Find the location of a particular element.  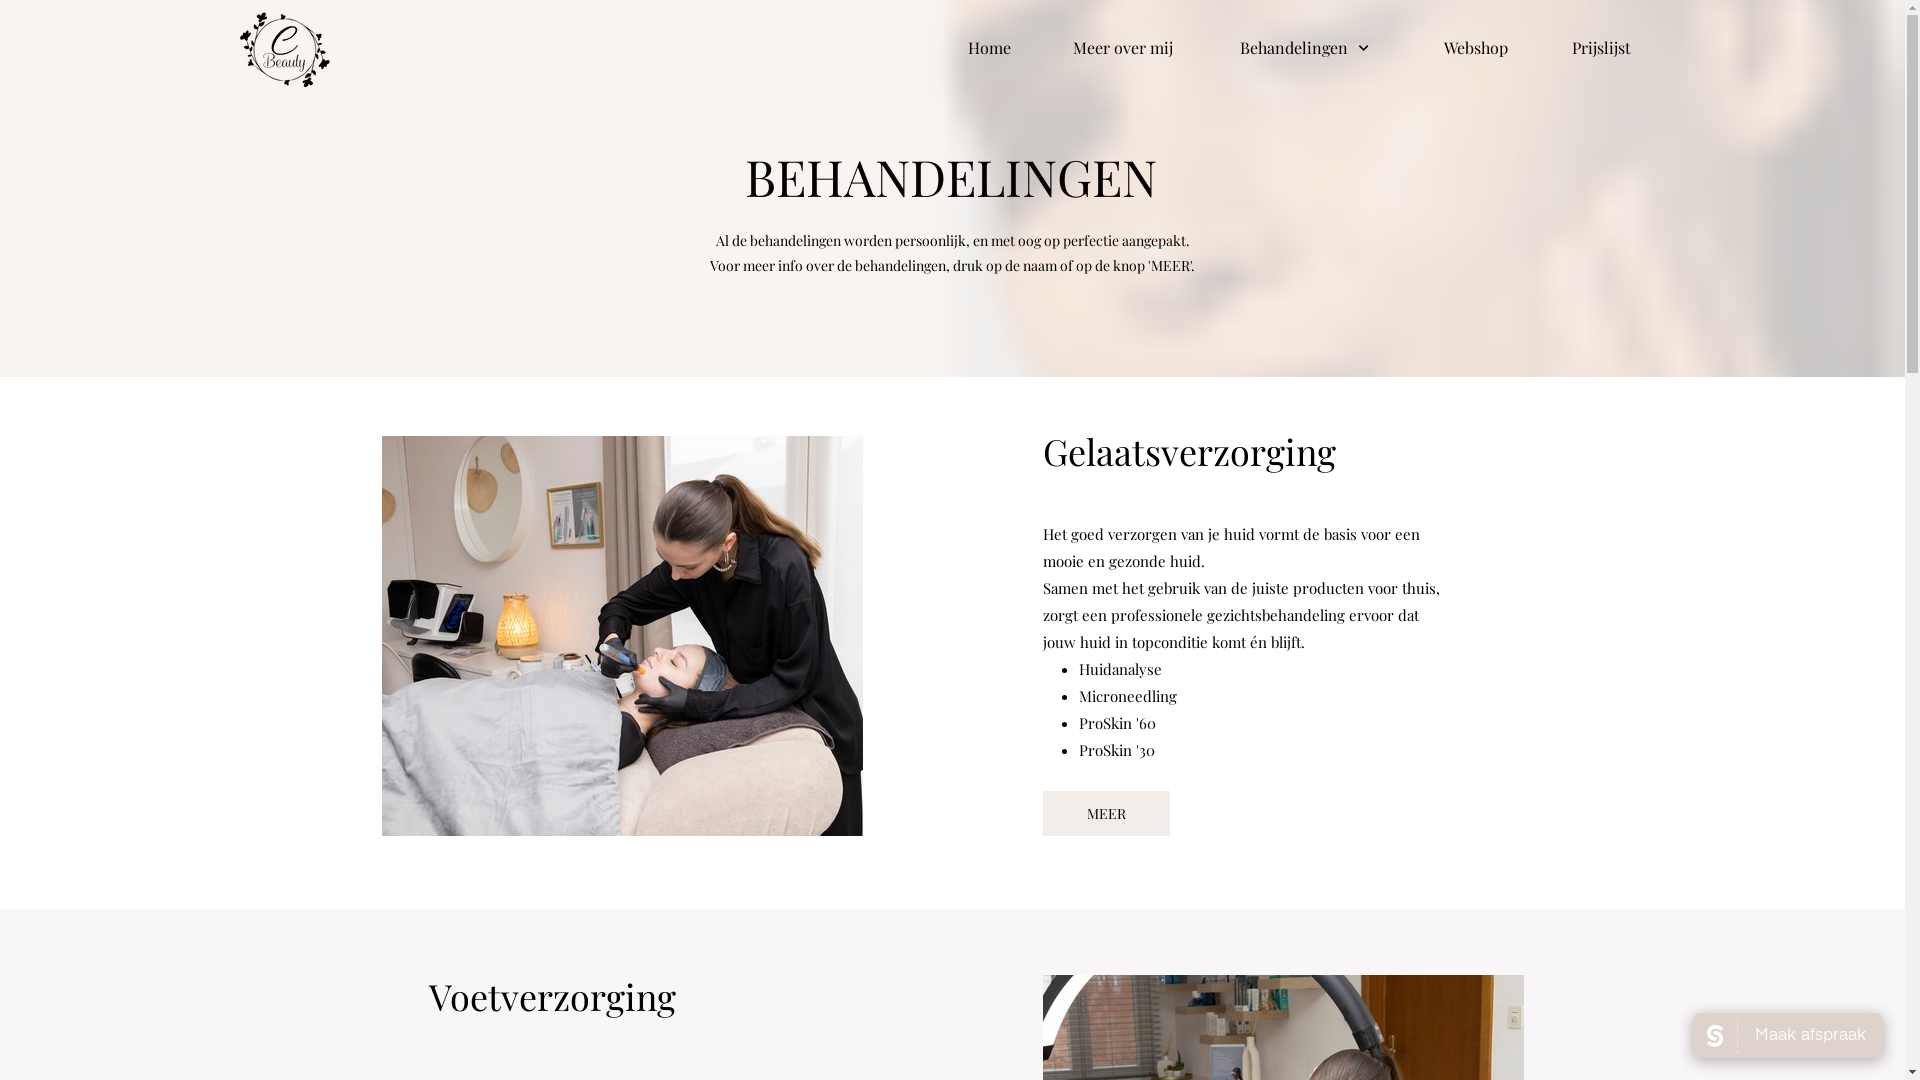

'Home' is located at coordinates (968, 46).